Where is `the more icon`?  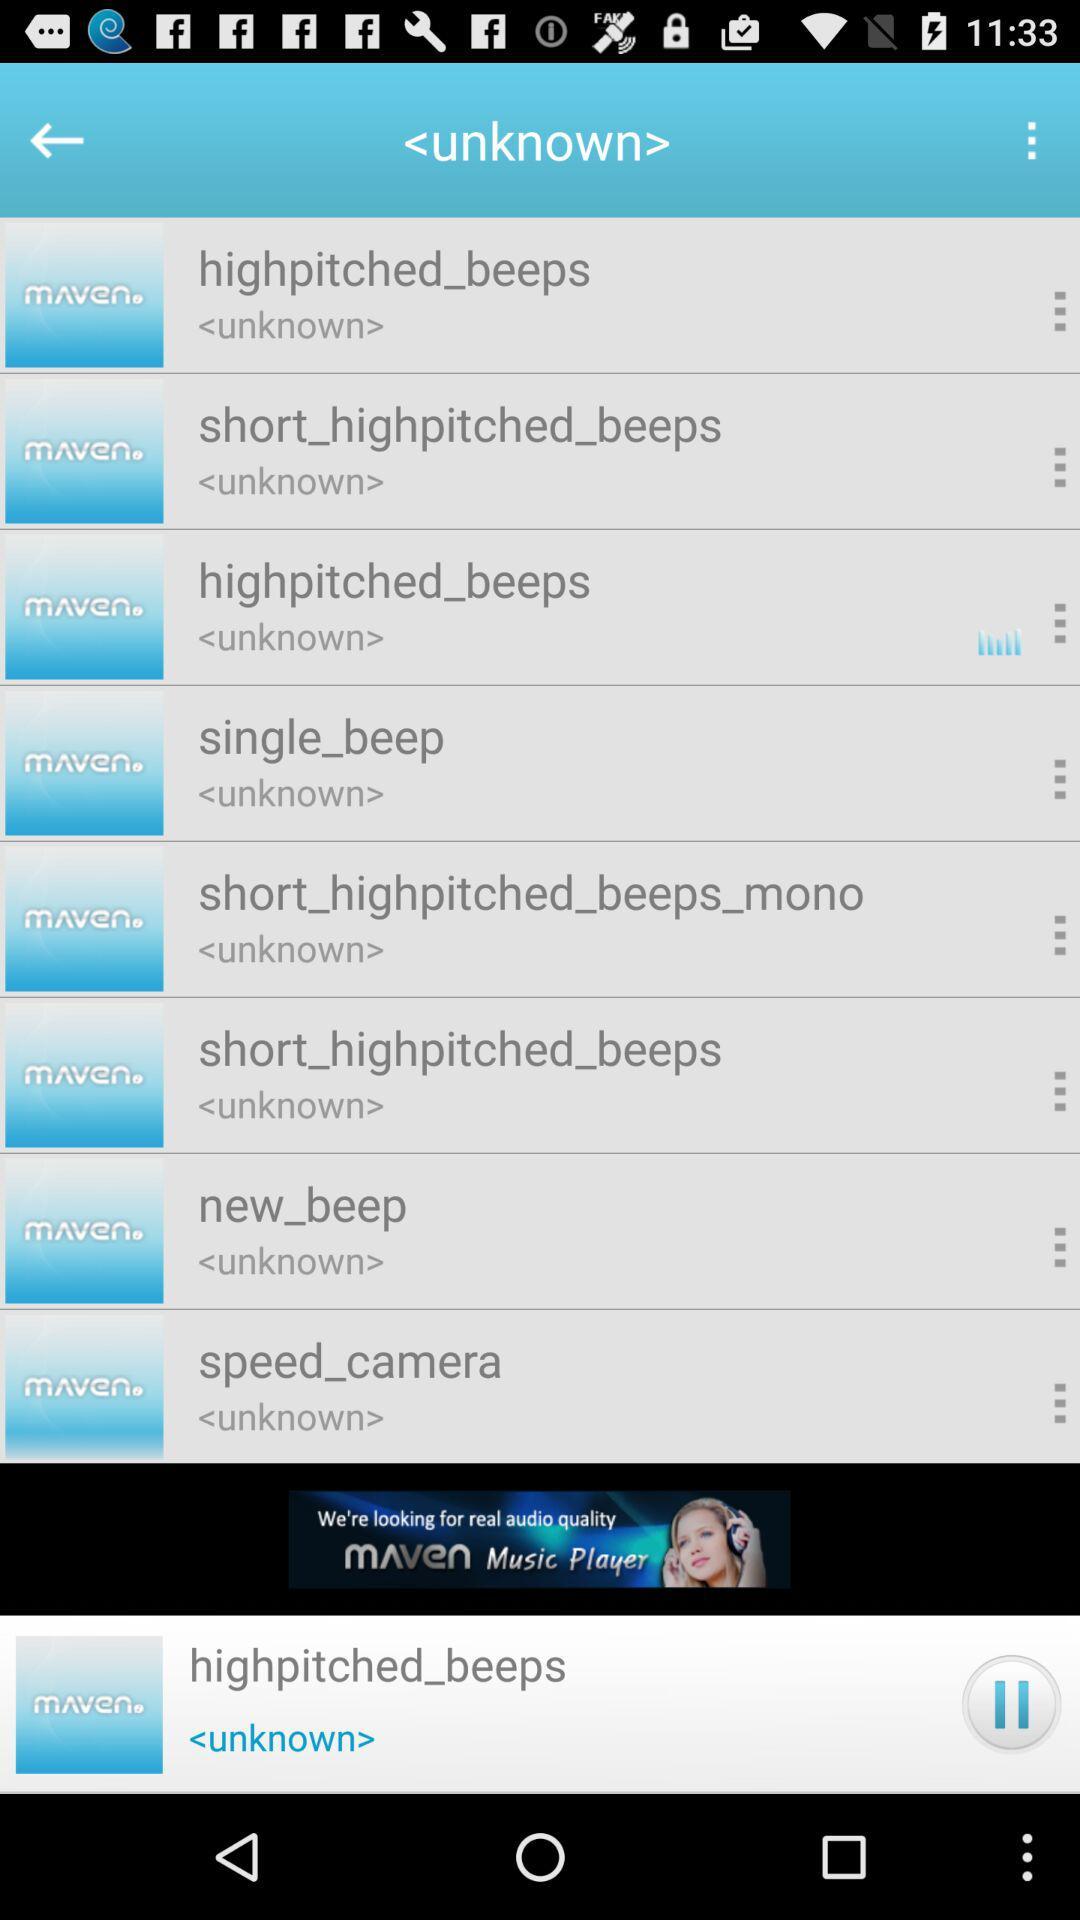 the more icon is located at coordinates (1027, 1503).